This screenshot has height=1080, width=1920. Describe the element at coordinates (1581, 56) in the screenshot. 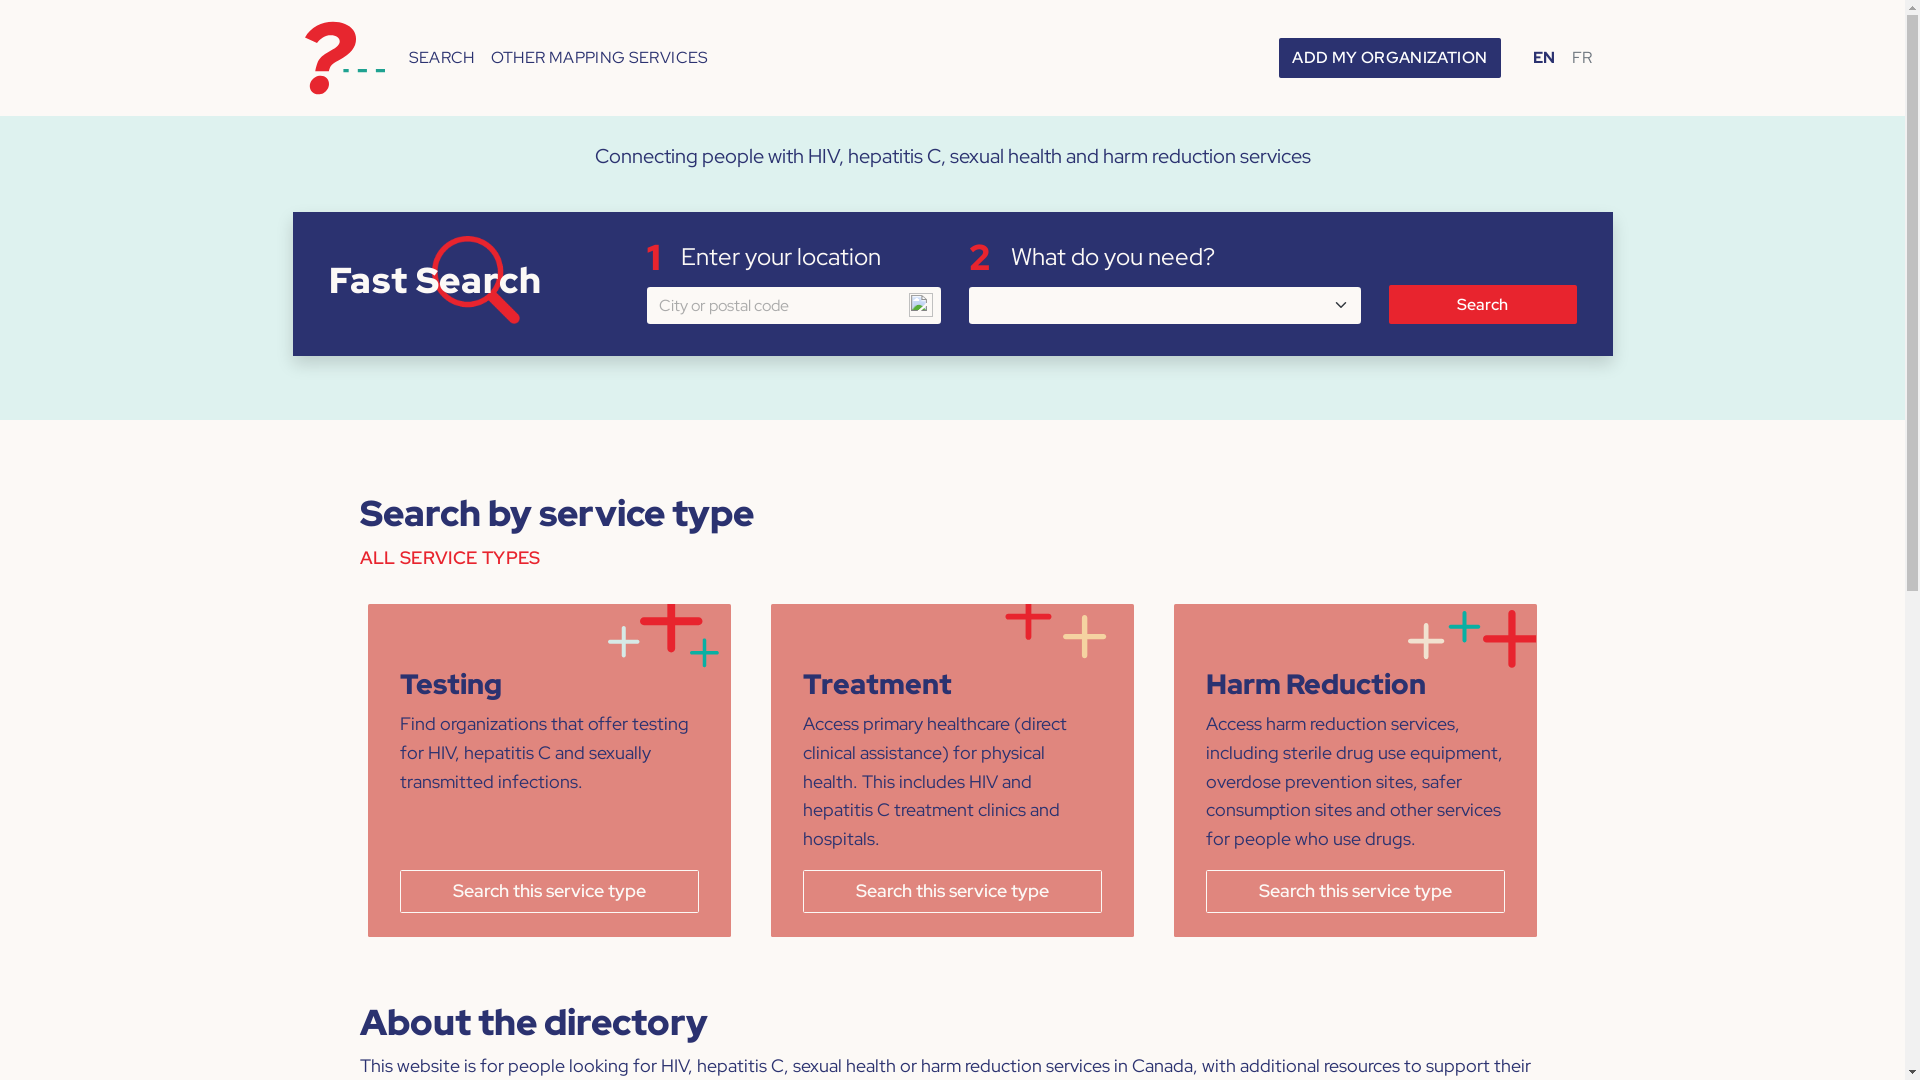

I see `'FR'` at that location.